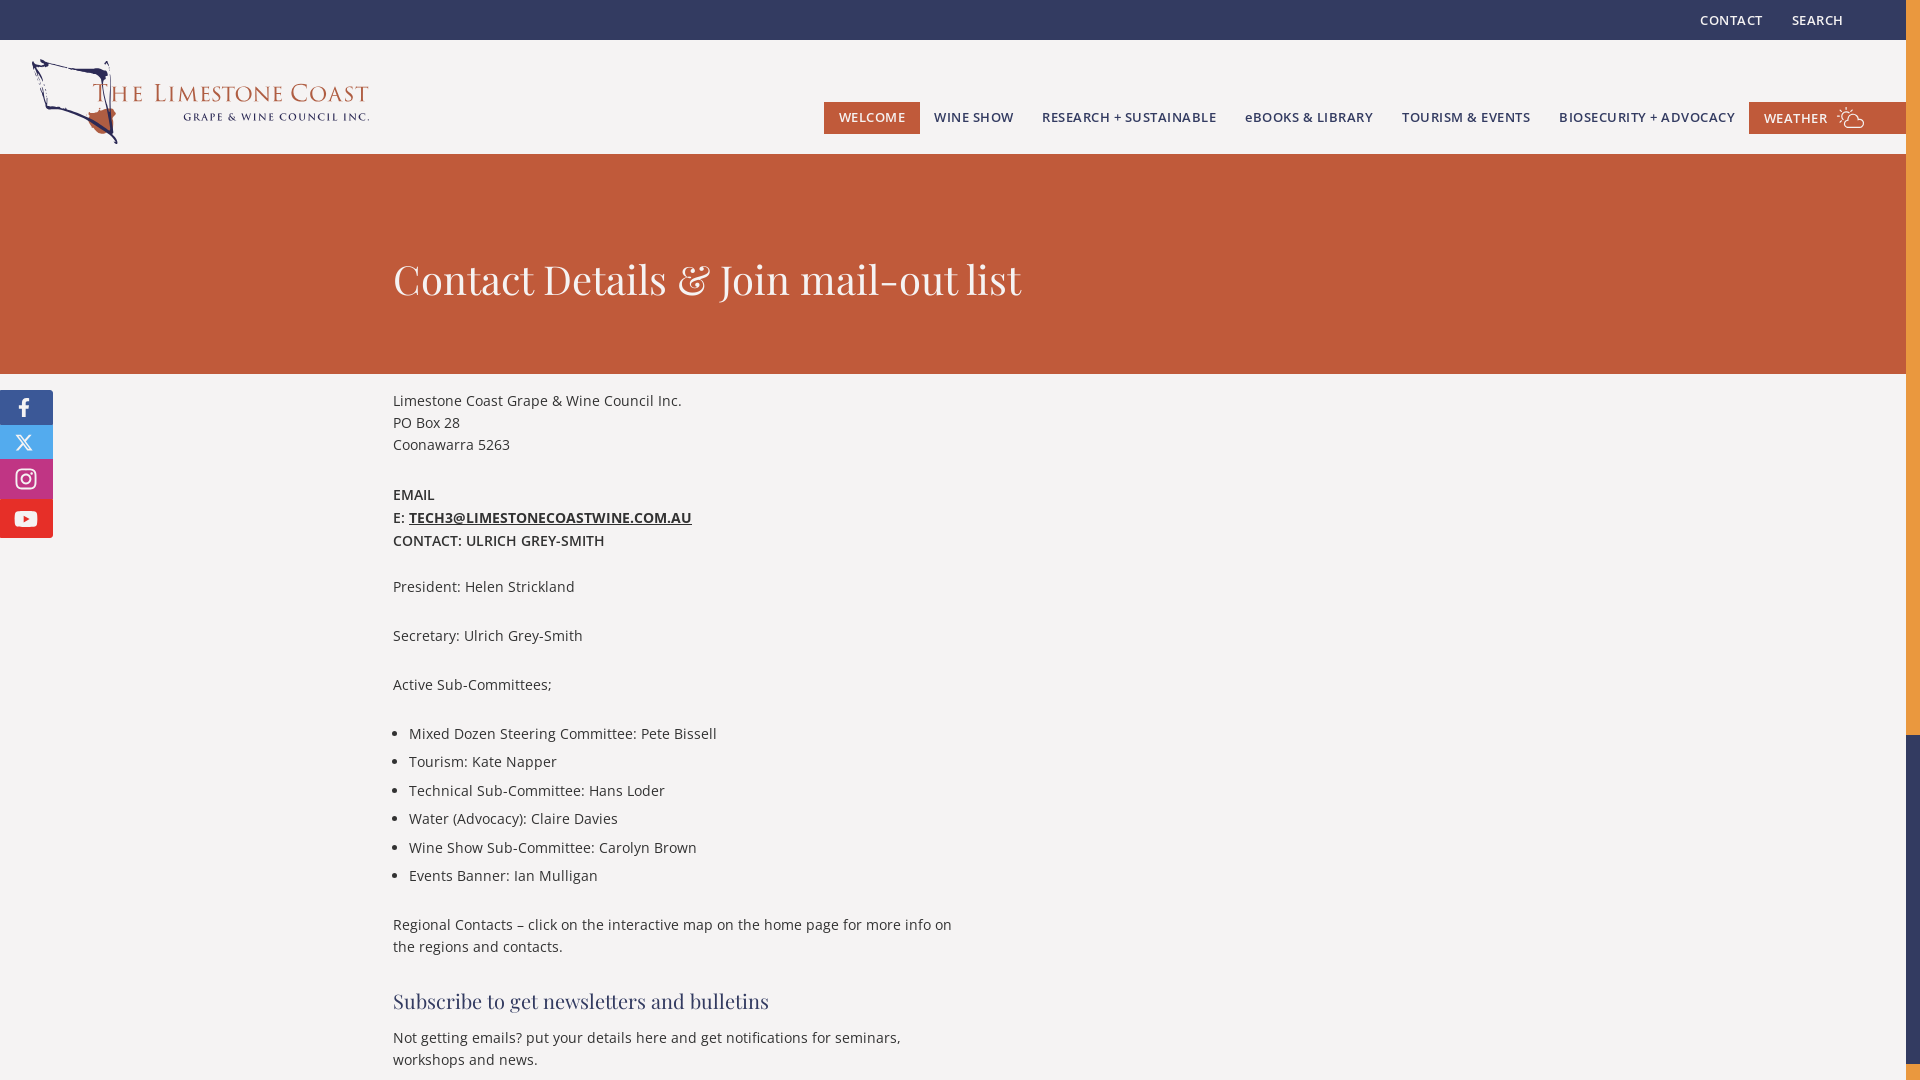  Describe the element at coordinates (26, 479) in the screenshot. I see `'FOLLOW US ON INSTAGRAM'` at that location.